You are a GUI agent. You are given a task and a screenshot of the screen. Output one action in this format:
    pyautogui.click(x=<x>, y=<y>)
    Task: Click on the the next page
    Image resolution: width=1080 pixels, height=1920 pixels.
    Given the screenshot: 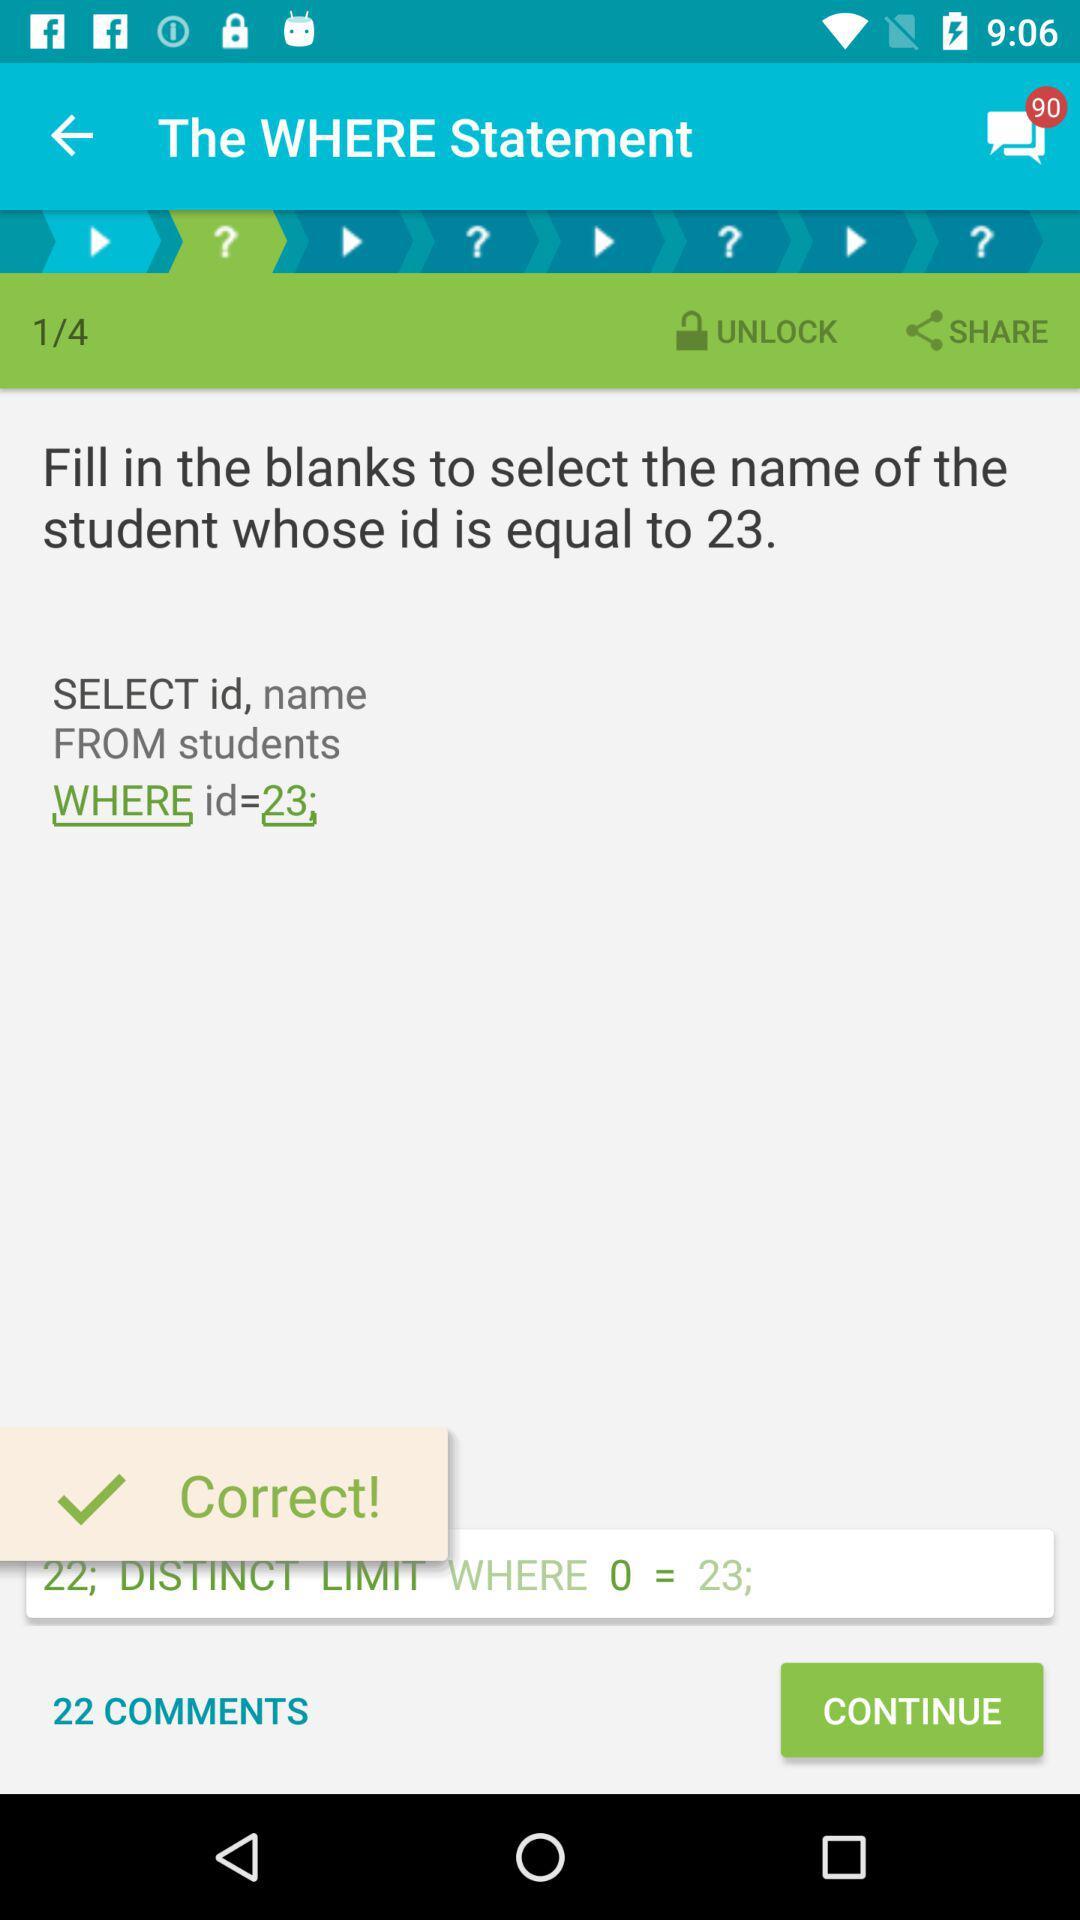 What is the action you would take?
    pyautogui.click(x=350, y=240)
    